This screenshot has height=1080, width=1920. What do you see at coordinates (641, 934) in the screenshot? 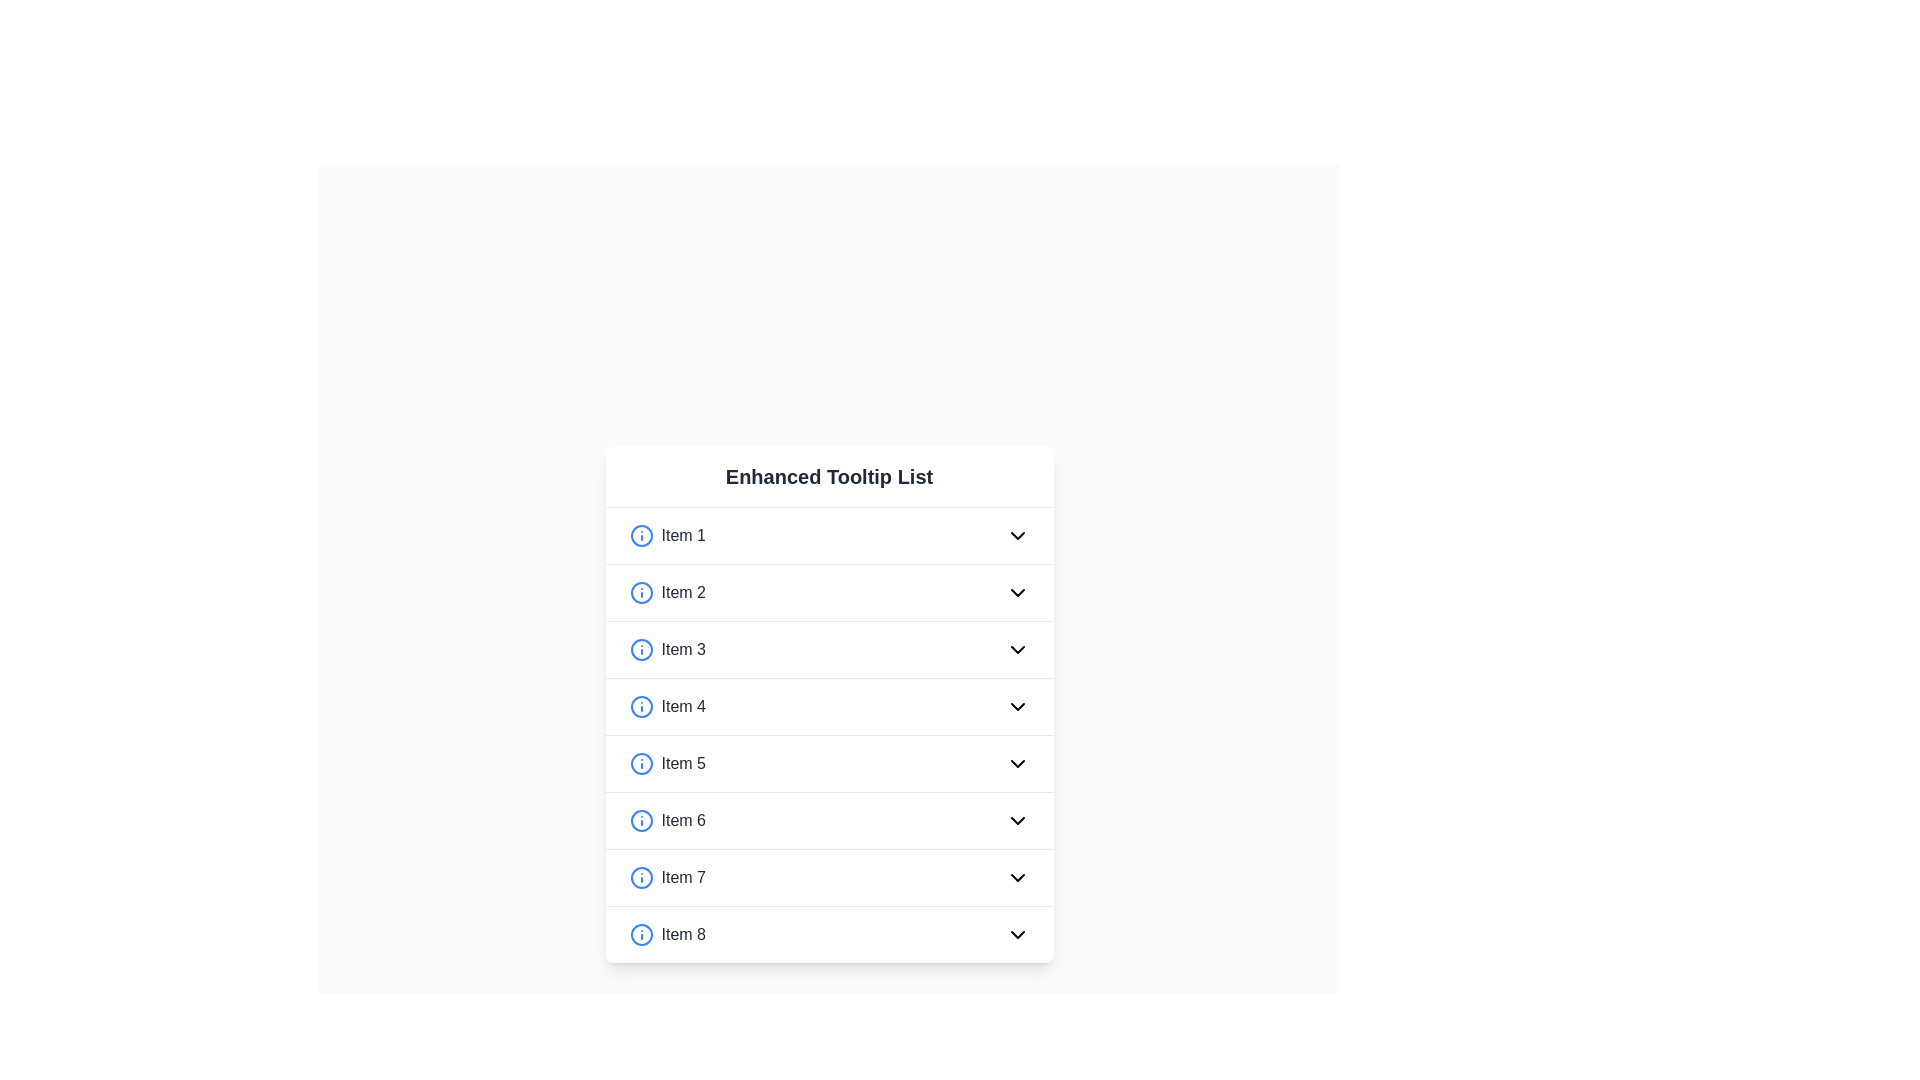
I see `the Informational icon next to 'Item 8' in the 'Enhanced Tooltip List'` at bounding box center [641, 934].